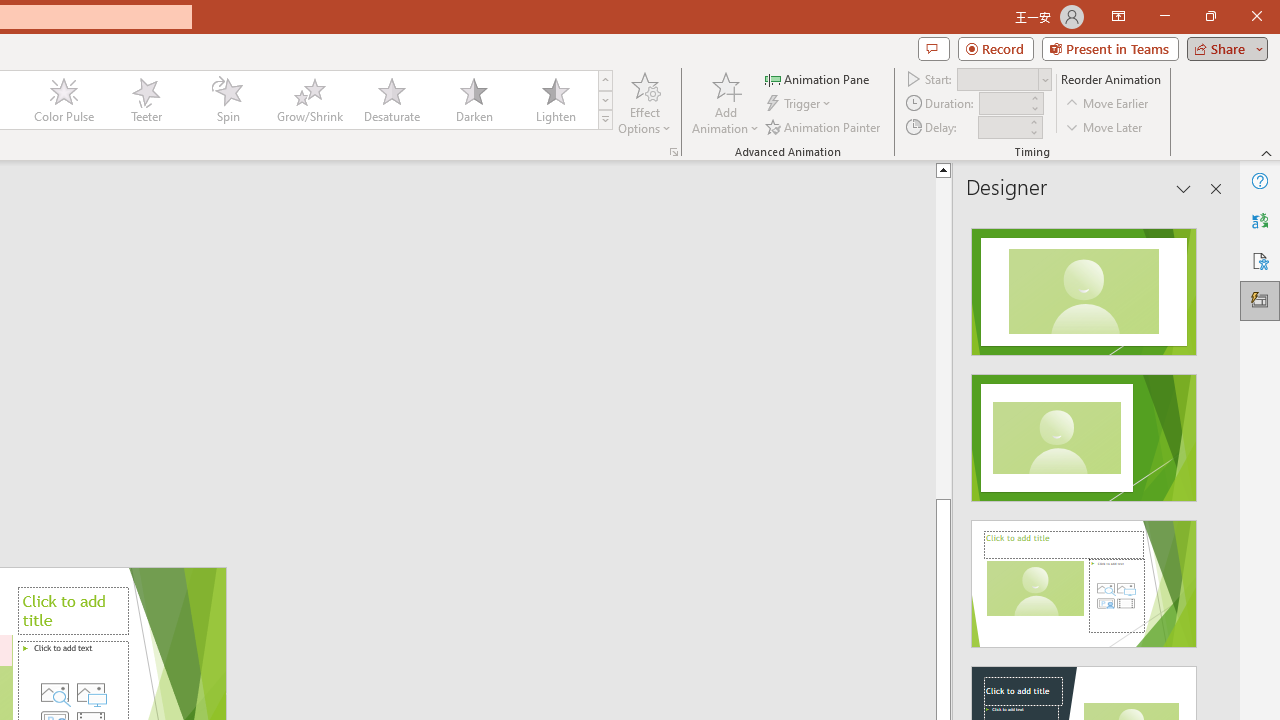 This screenshot has width=1280, height=720. Describe the element at coordinates (800, 103) in the screenshot. I see `'Trigger'` at that location.